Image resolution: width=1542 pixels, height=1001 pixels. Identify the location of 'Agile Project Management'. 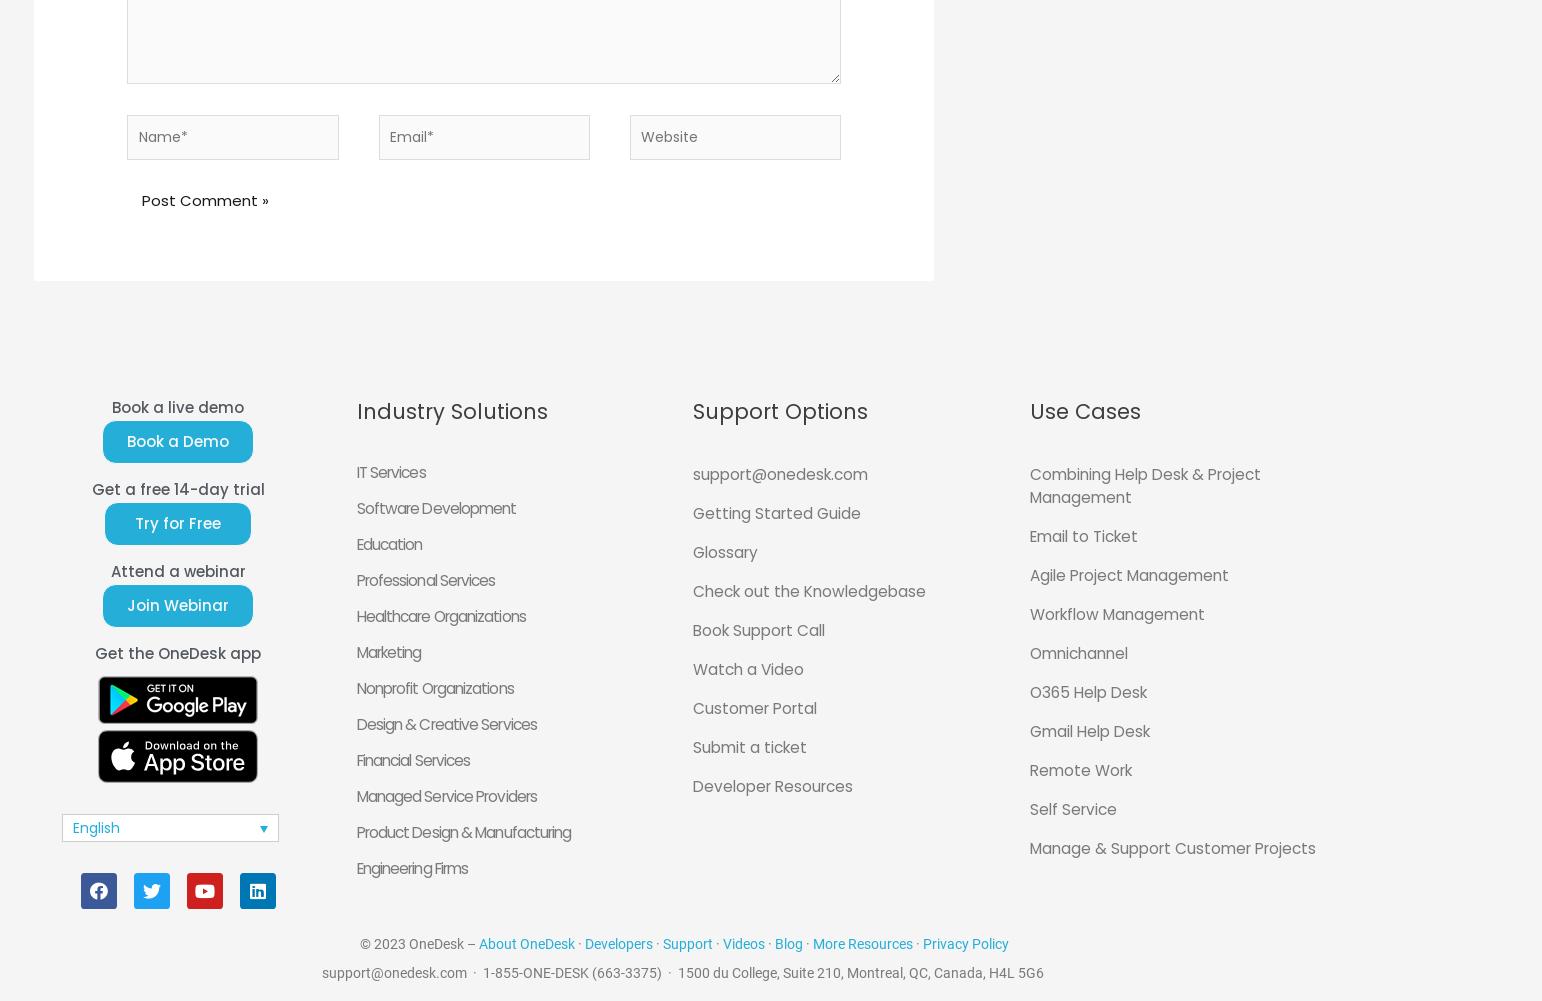
(1127, 575).